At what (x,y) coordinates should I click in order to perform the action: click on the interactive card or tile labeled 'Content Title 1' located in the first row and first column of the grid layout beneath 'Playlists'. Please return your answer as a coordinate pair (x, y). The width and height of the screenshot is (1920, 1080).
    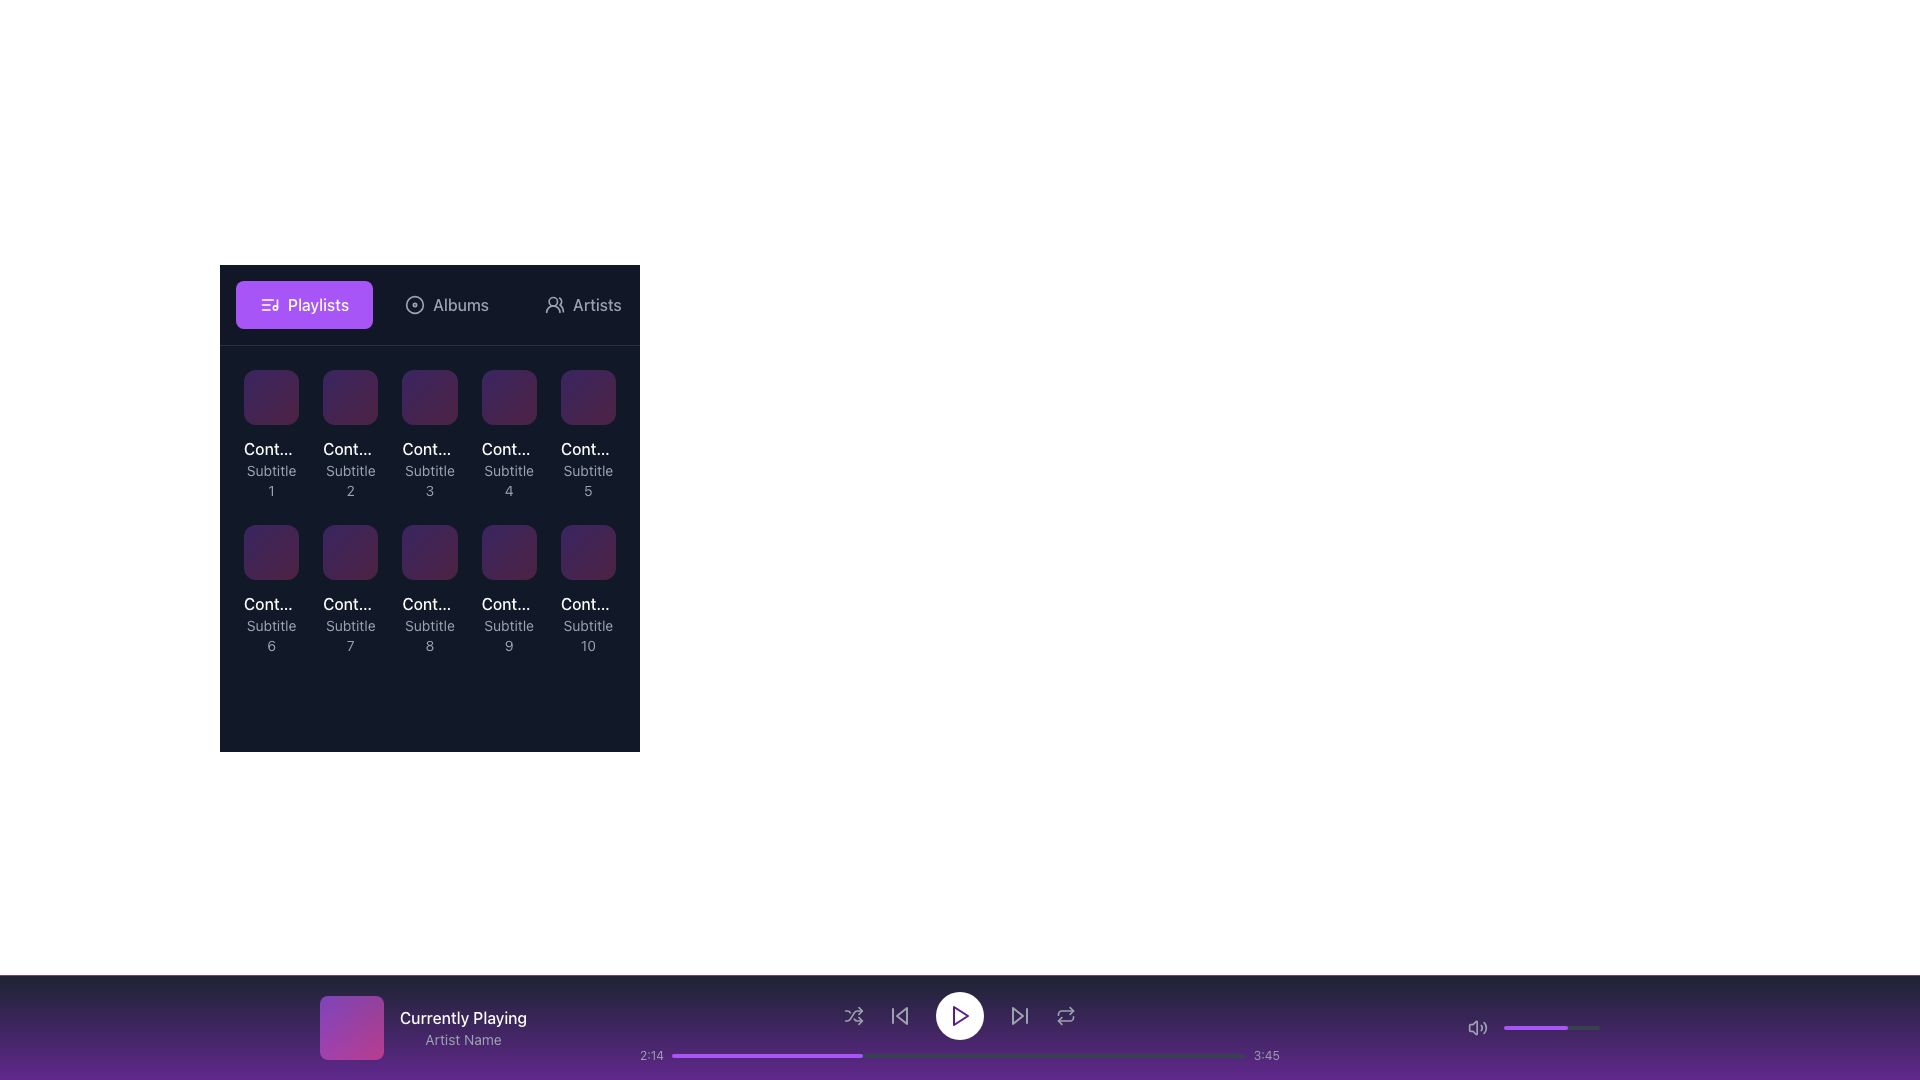
    Looking at the image, I should click on (270, 397).